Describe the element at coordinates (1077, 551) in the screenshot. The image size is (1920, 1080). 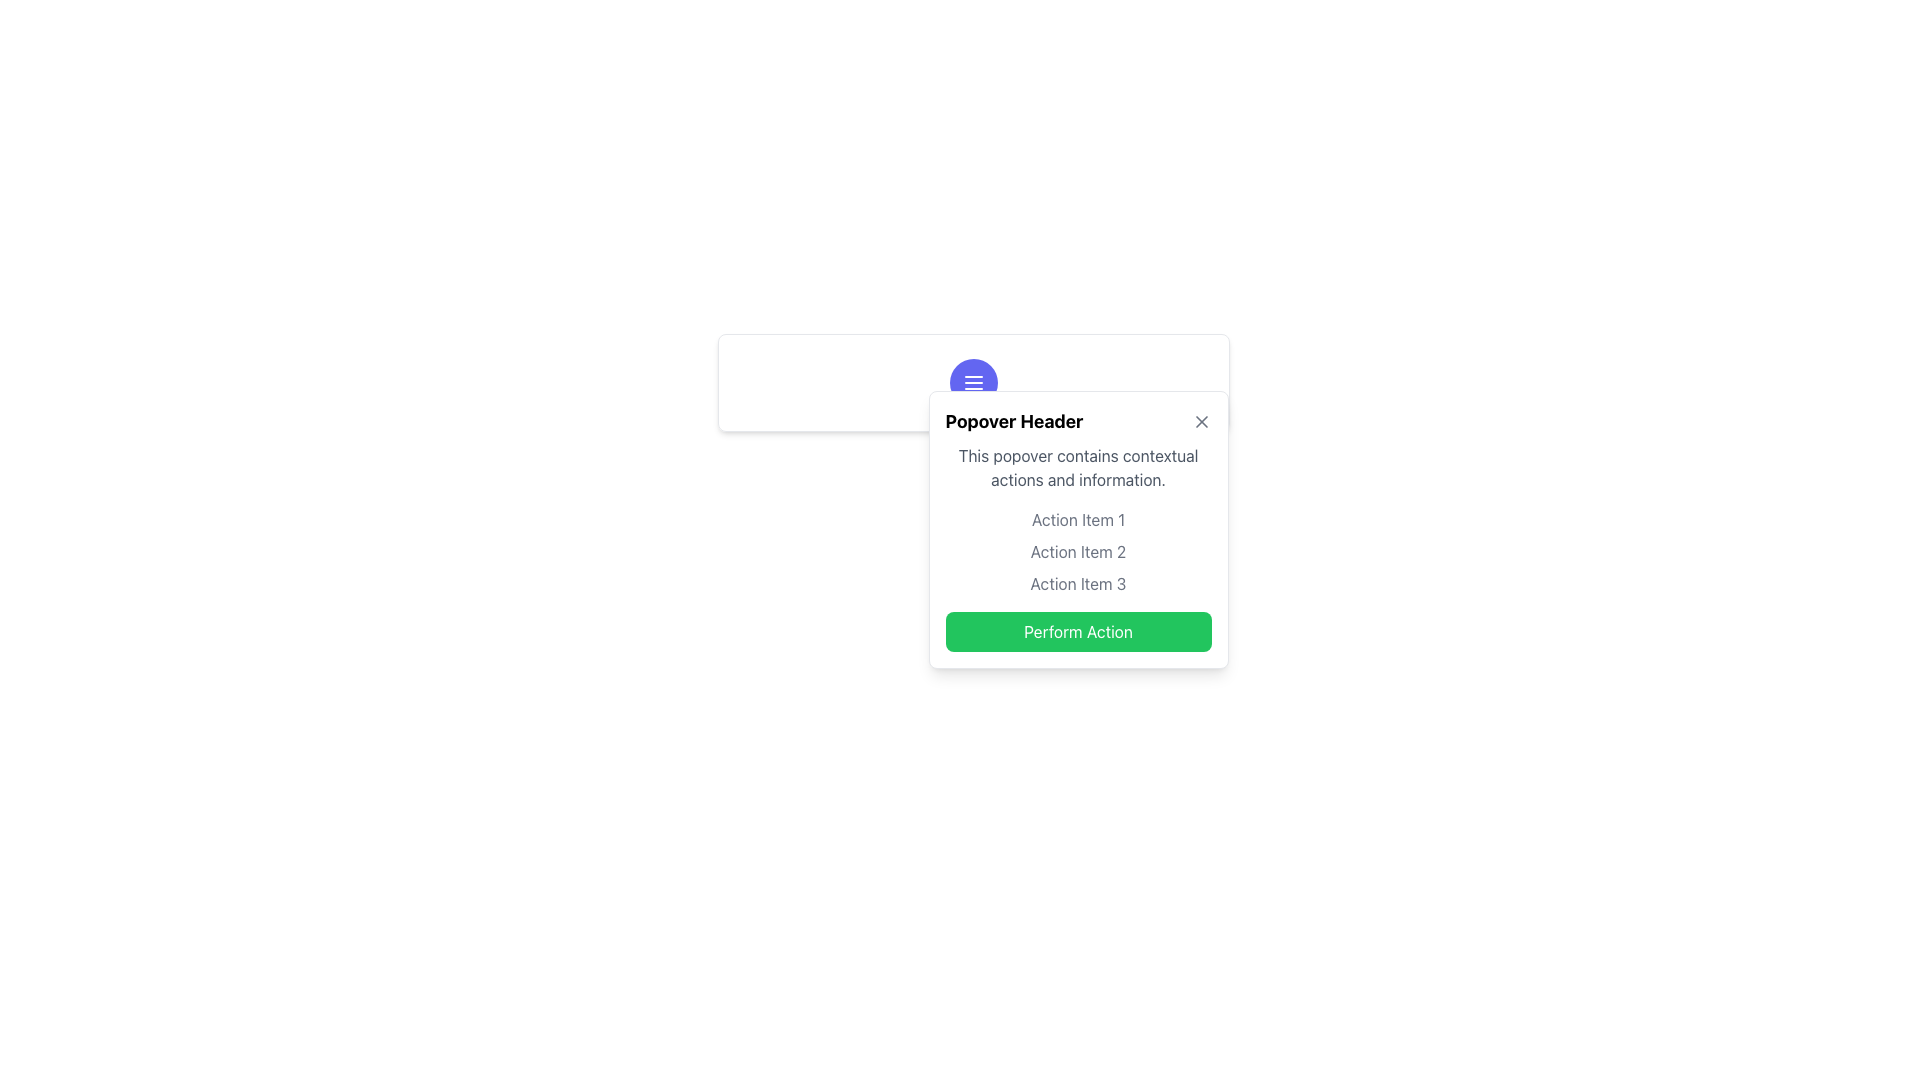
I see `the list of clickable text items in the popover, which are styled in gray text and become underlined on hover, positioned below the header 'Popover Header' and above the 'Perform Action' button` at that location.